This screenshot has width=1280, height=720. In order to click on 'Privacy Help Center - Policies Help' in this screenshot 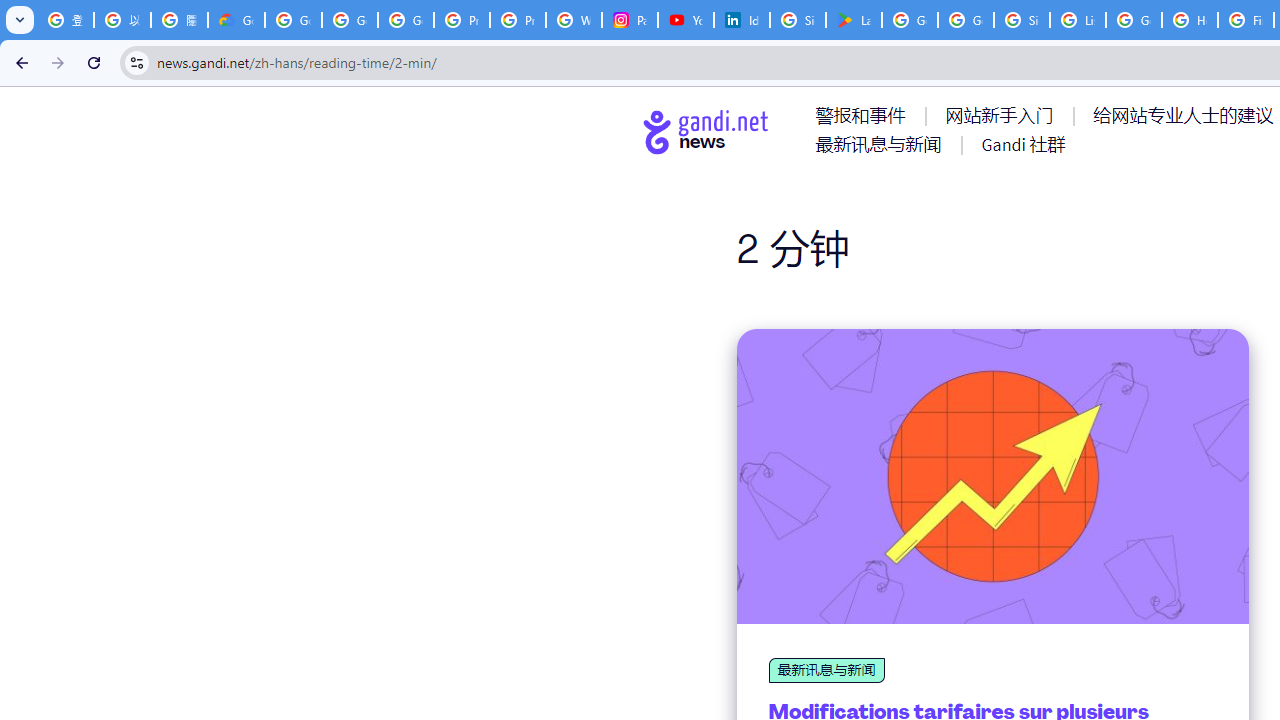, I will do `click(461, 20)`.